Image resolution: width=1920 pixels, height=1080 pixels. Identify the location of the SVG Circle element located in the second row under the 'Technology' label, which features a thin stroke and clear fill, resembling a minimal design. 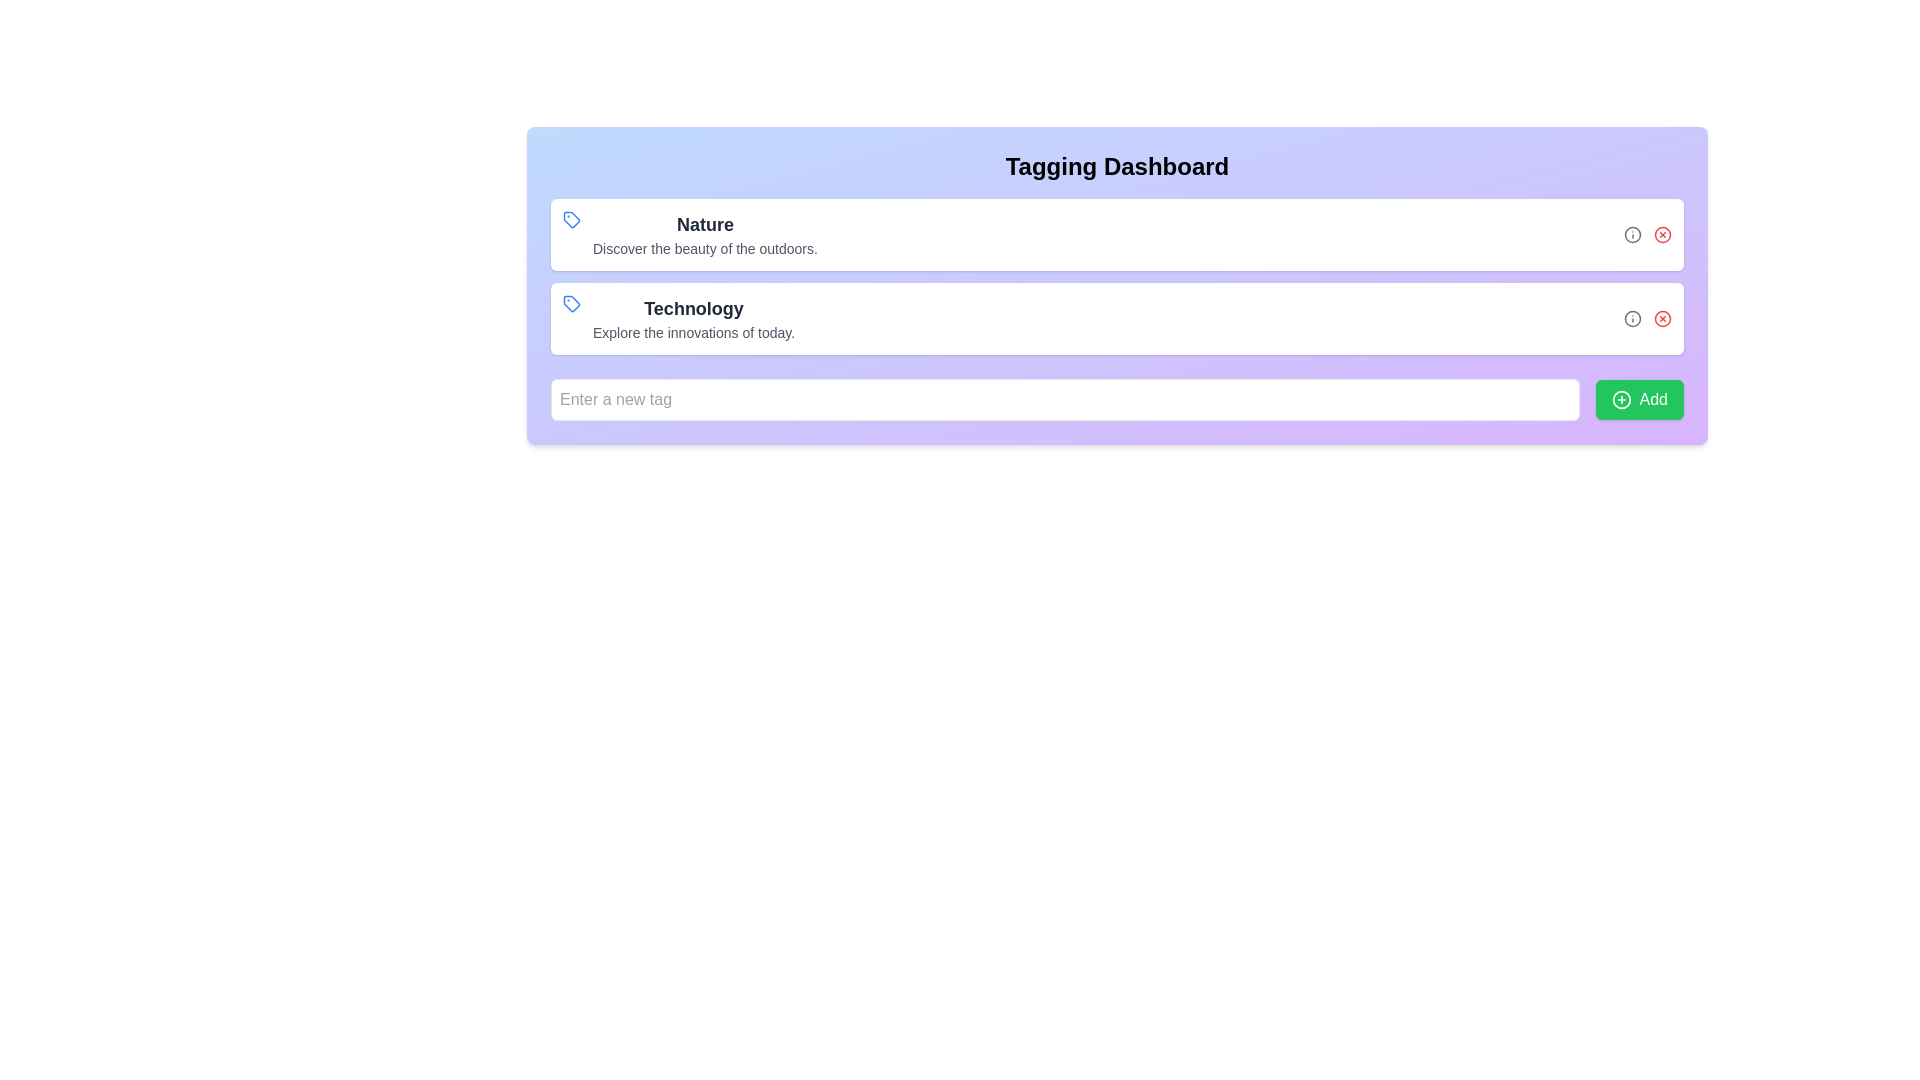
(1632, 318).